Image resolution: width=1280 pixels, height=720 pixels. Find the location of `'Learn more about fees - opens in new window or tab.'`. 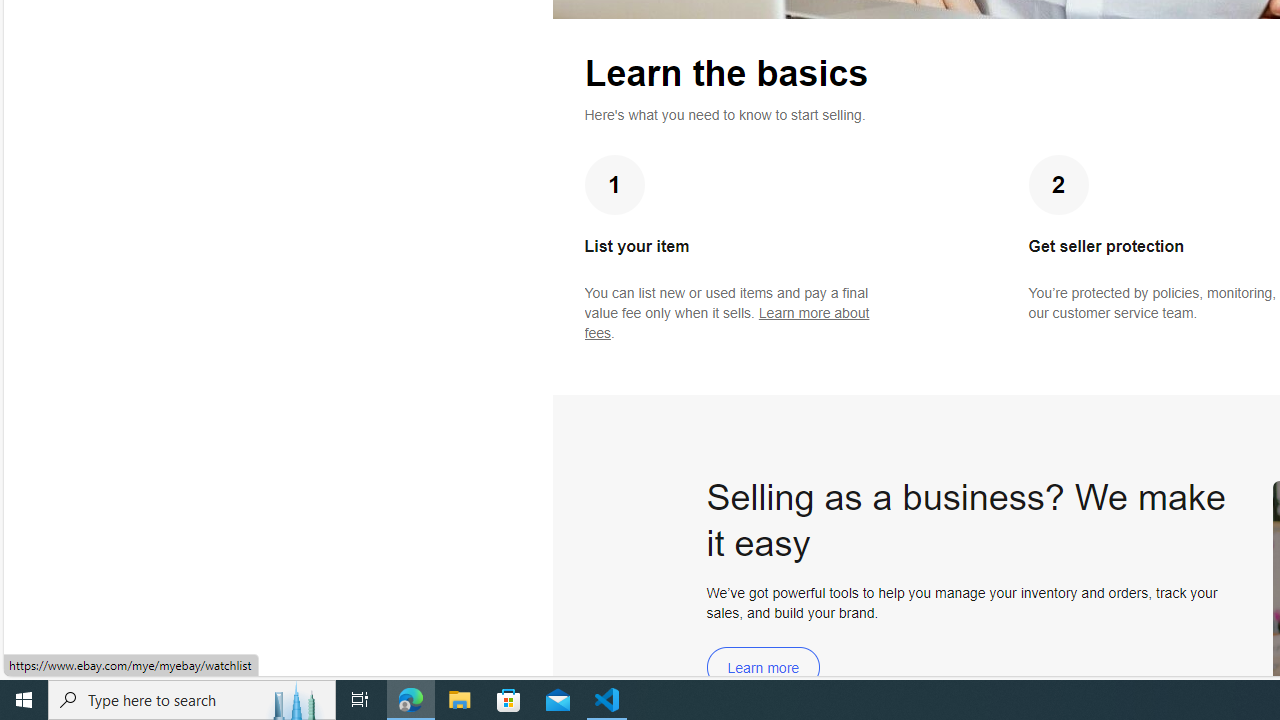

'Learn more about fees - opens in new window or tab.' is located at coordinates (726, 322).